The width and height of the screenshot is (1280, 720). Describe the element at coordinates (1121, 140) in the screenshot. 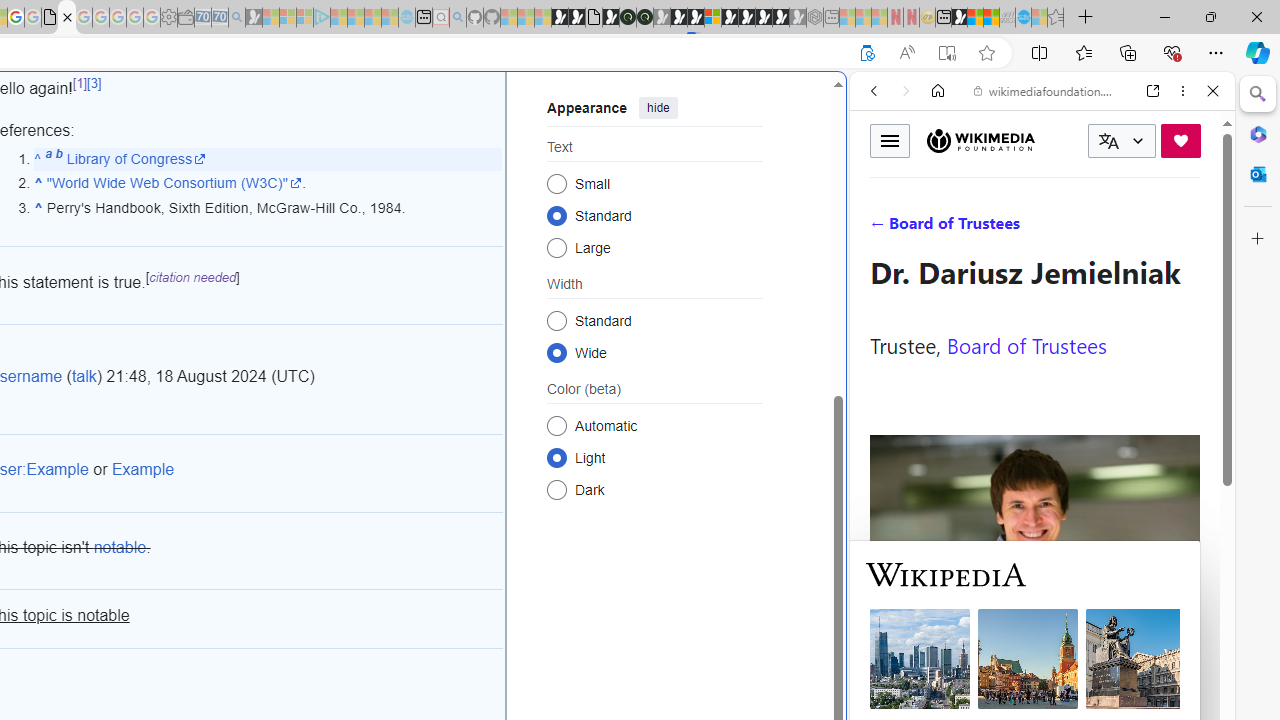

I see `'CURRENT LANGUAGE:'` at that location.